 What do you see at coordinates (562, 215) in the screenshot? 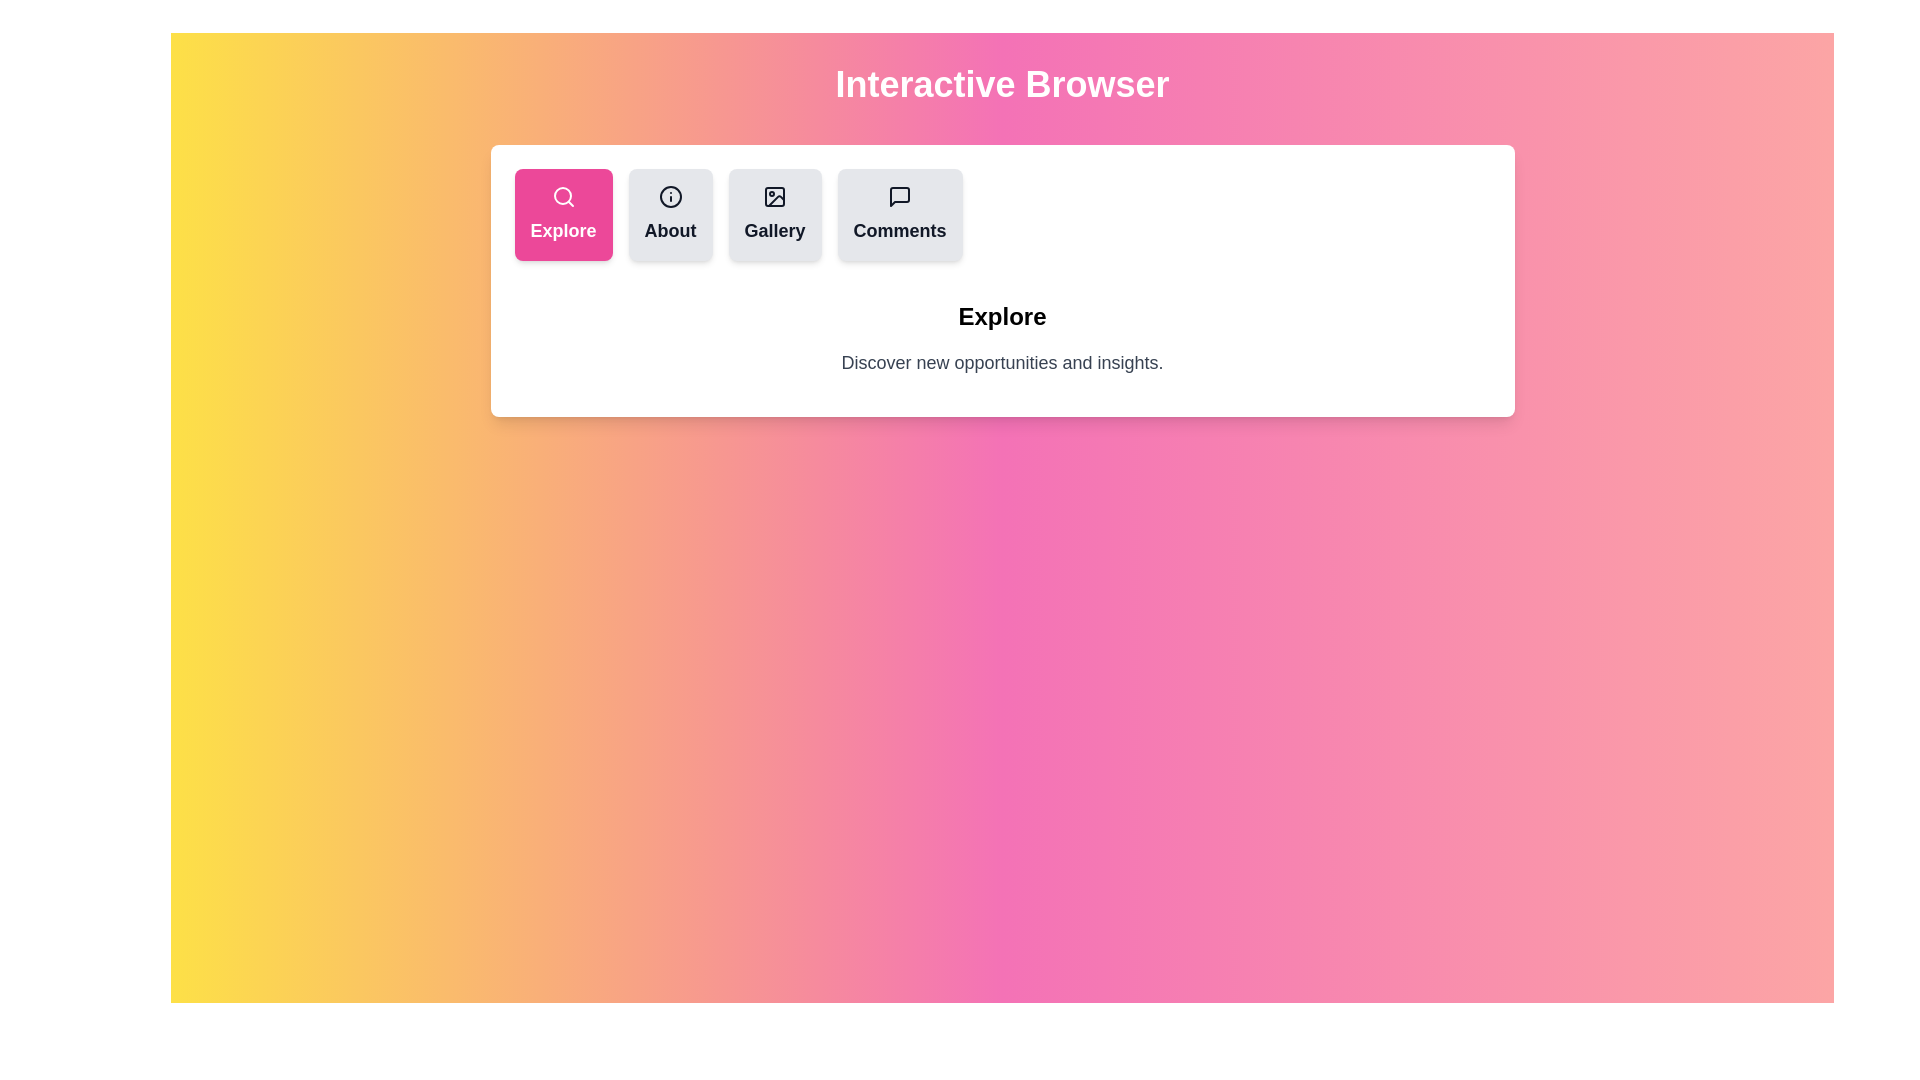
I see `the tab button labeled Explore to observe the visual feedback effect` at bounding box center [562, 215].